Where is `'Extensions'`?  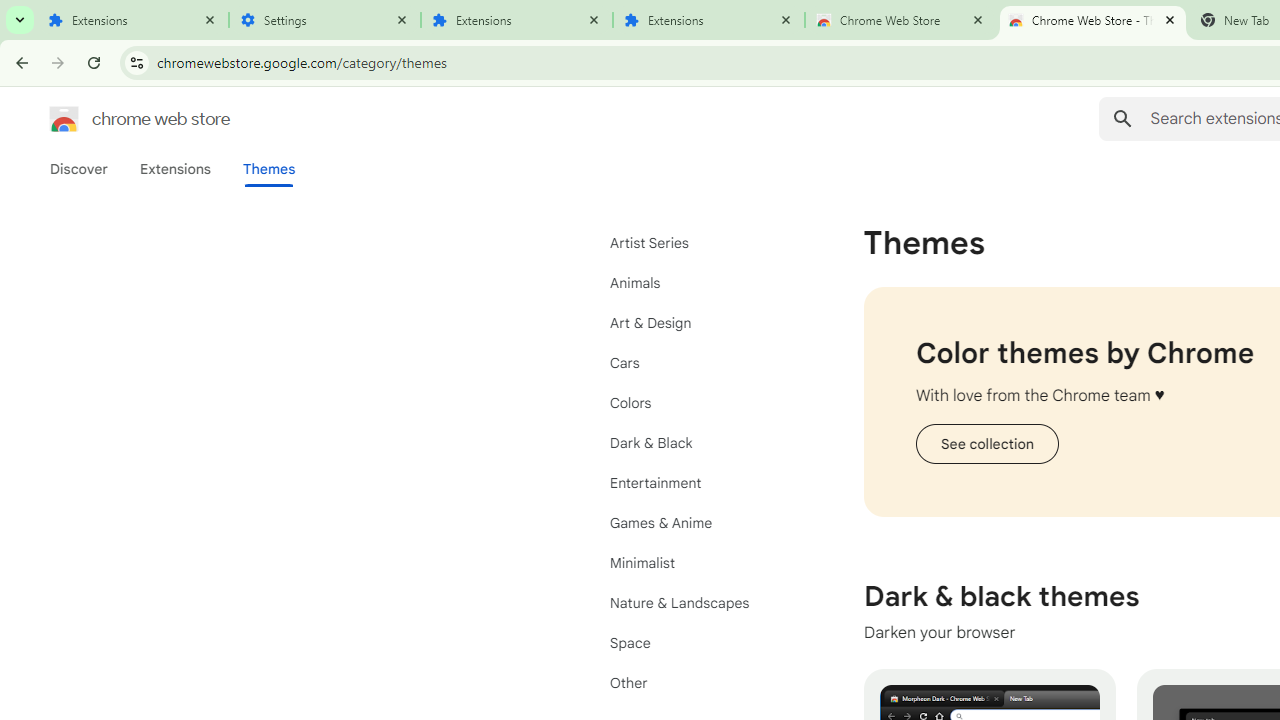
'Extensions' is located at coordinates (709, 20).